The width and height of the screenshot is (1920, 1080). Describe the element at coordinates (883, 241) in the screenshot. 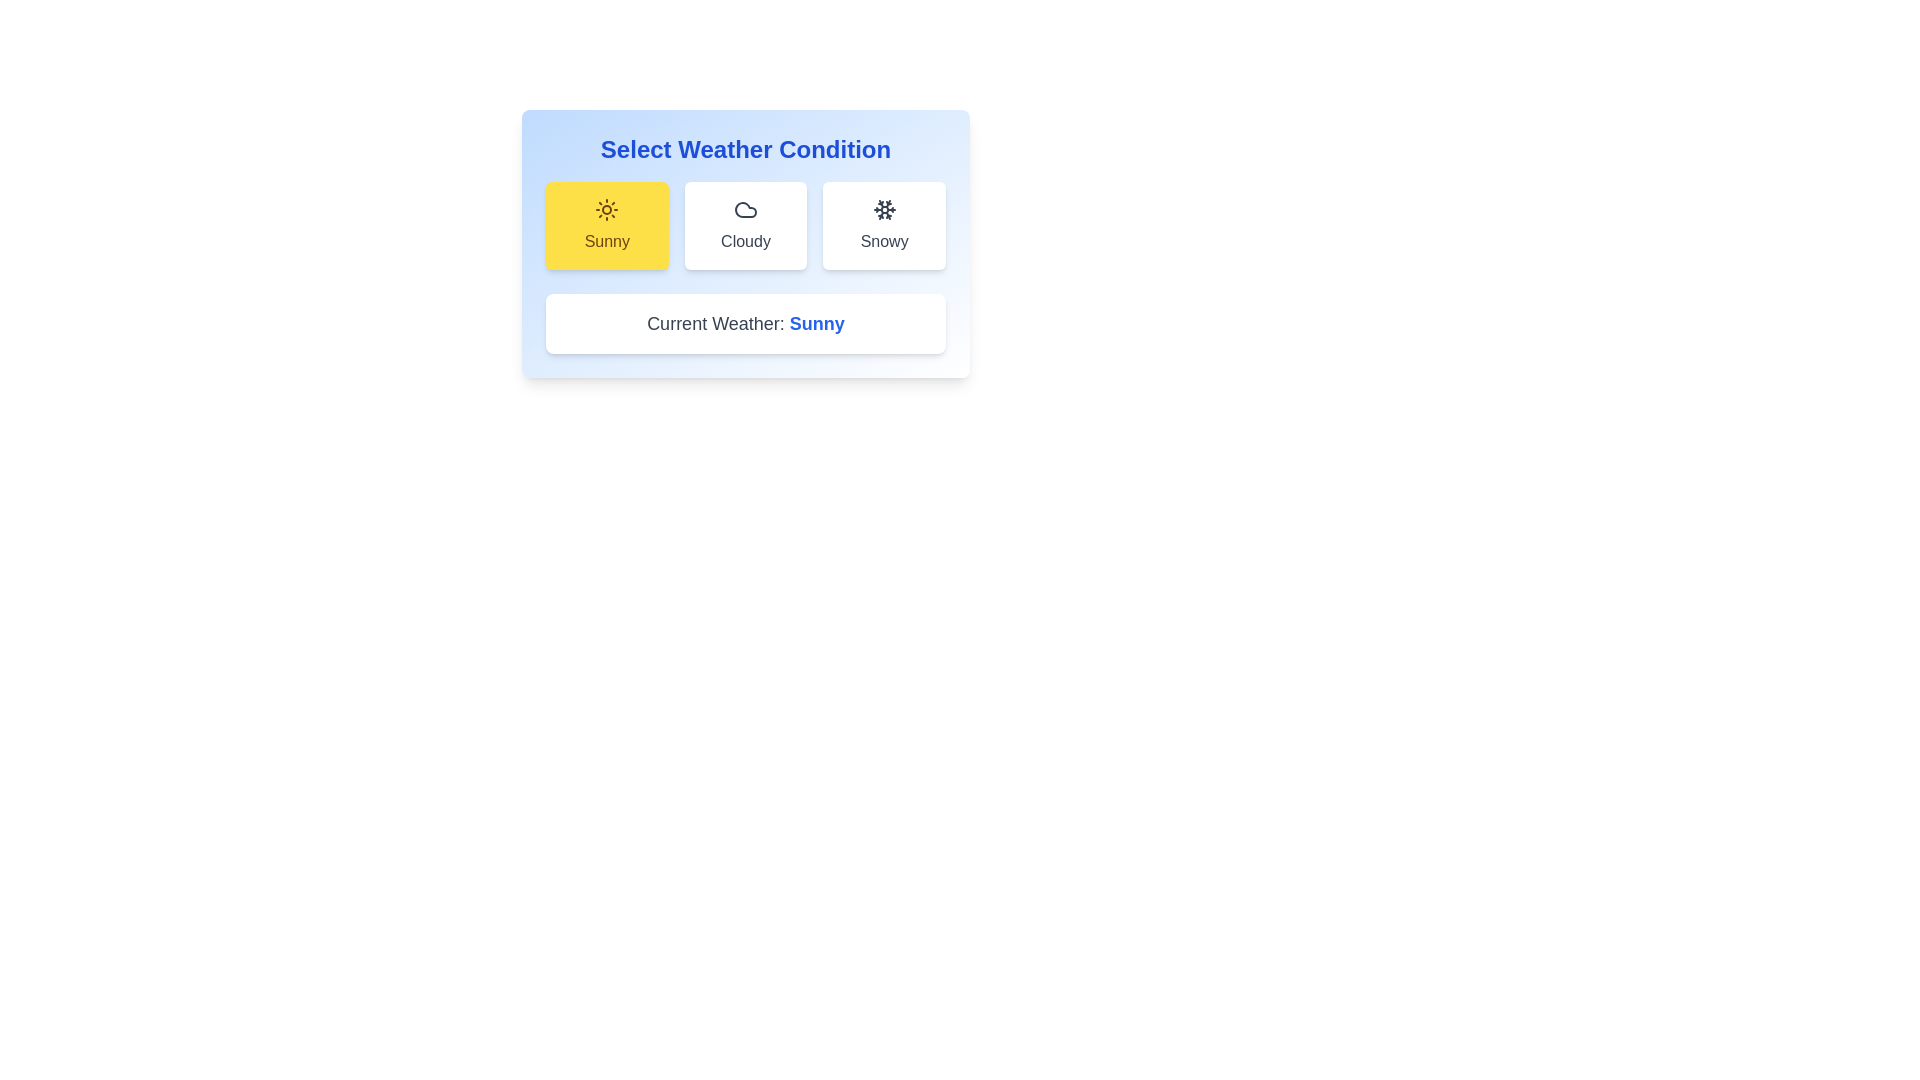

I see `the weather condition label in the third card under the header 'Select Weather Condition', which describes the weather condition` at that location.